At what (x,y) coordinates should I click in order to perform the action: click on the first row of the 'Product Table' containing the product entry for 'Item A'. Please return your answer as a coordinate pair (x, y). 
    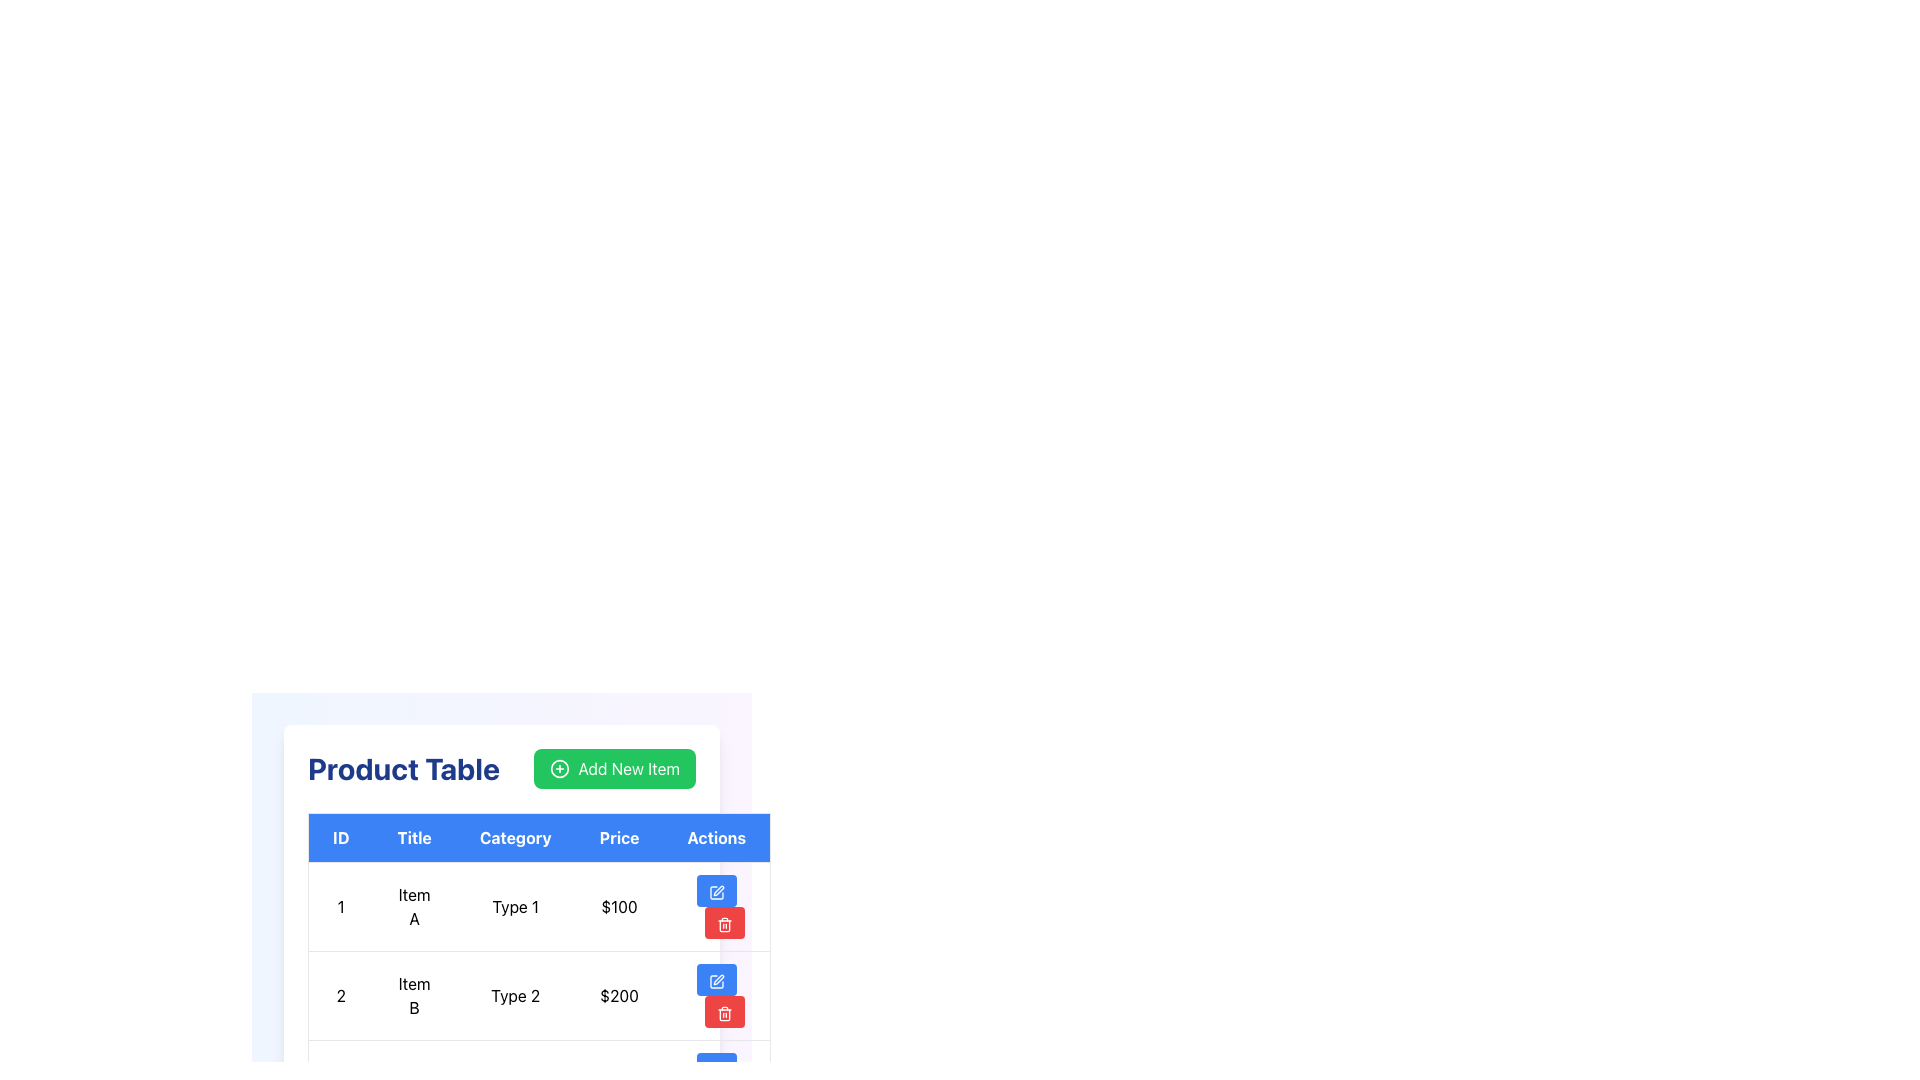
    Looking at the image, I should click on (539, 906).